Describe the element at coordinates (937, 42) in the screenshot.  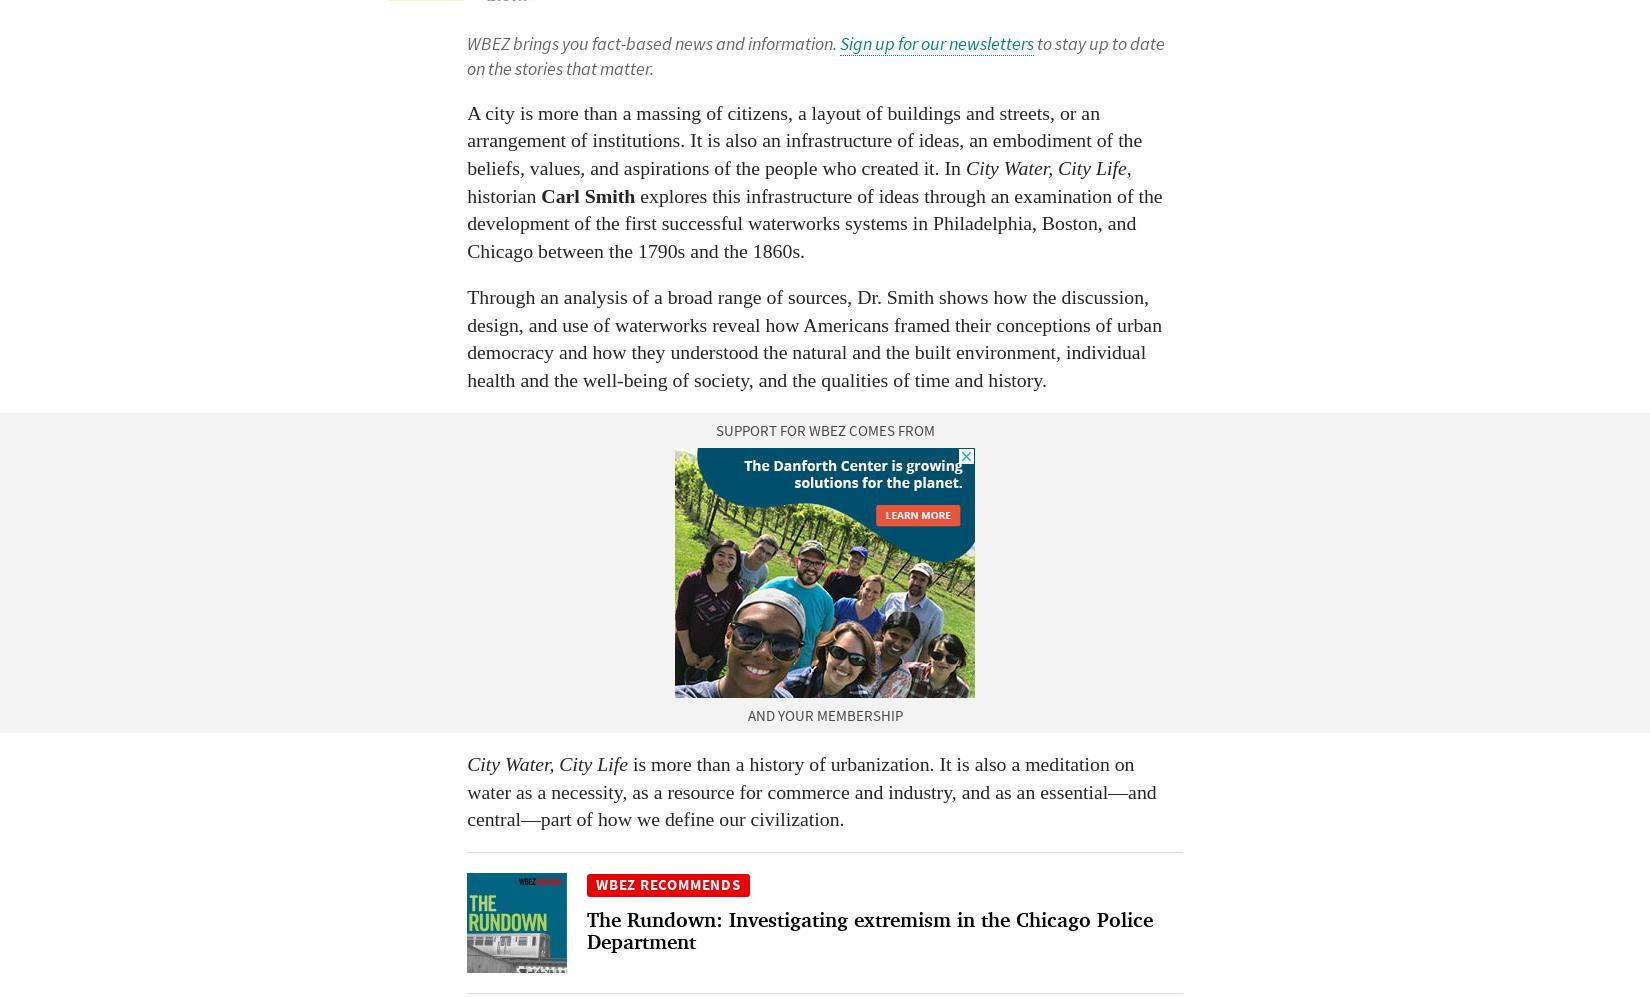
I see `'Sign up for our newsletters'` at that location.